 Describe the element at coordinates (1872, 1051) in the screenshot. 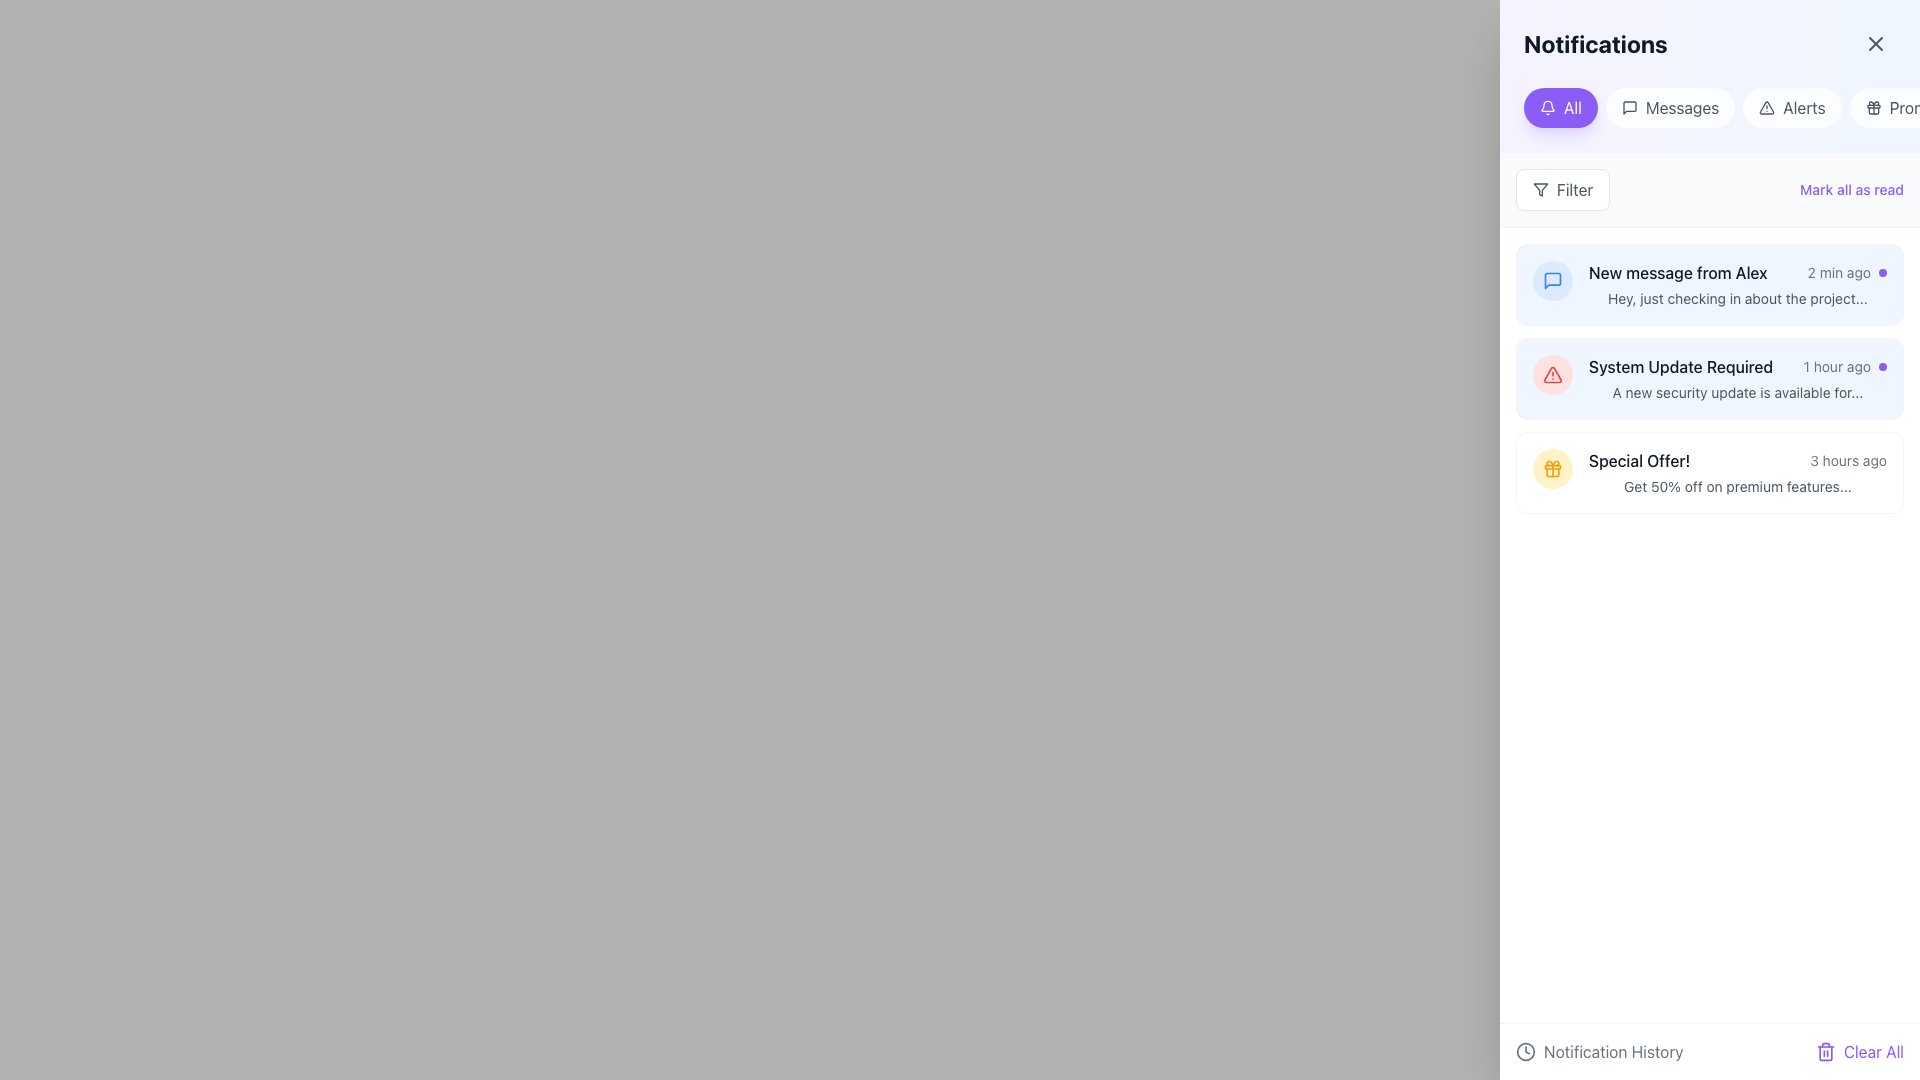

I see `the 'Clear All' text label in violet font located at the bottom-right corner of the application interface` at that location.